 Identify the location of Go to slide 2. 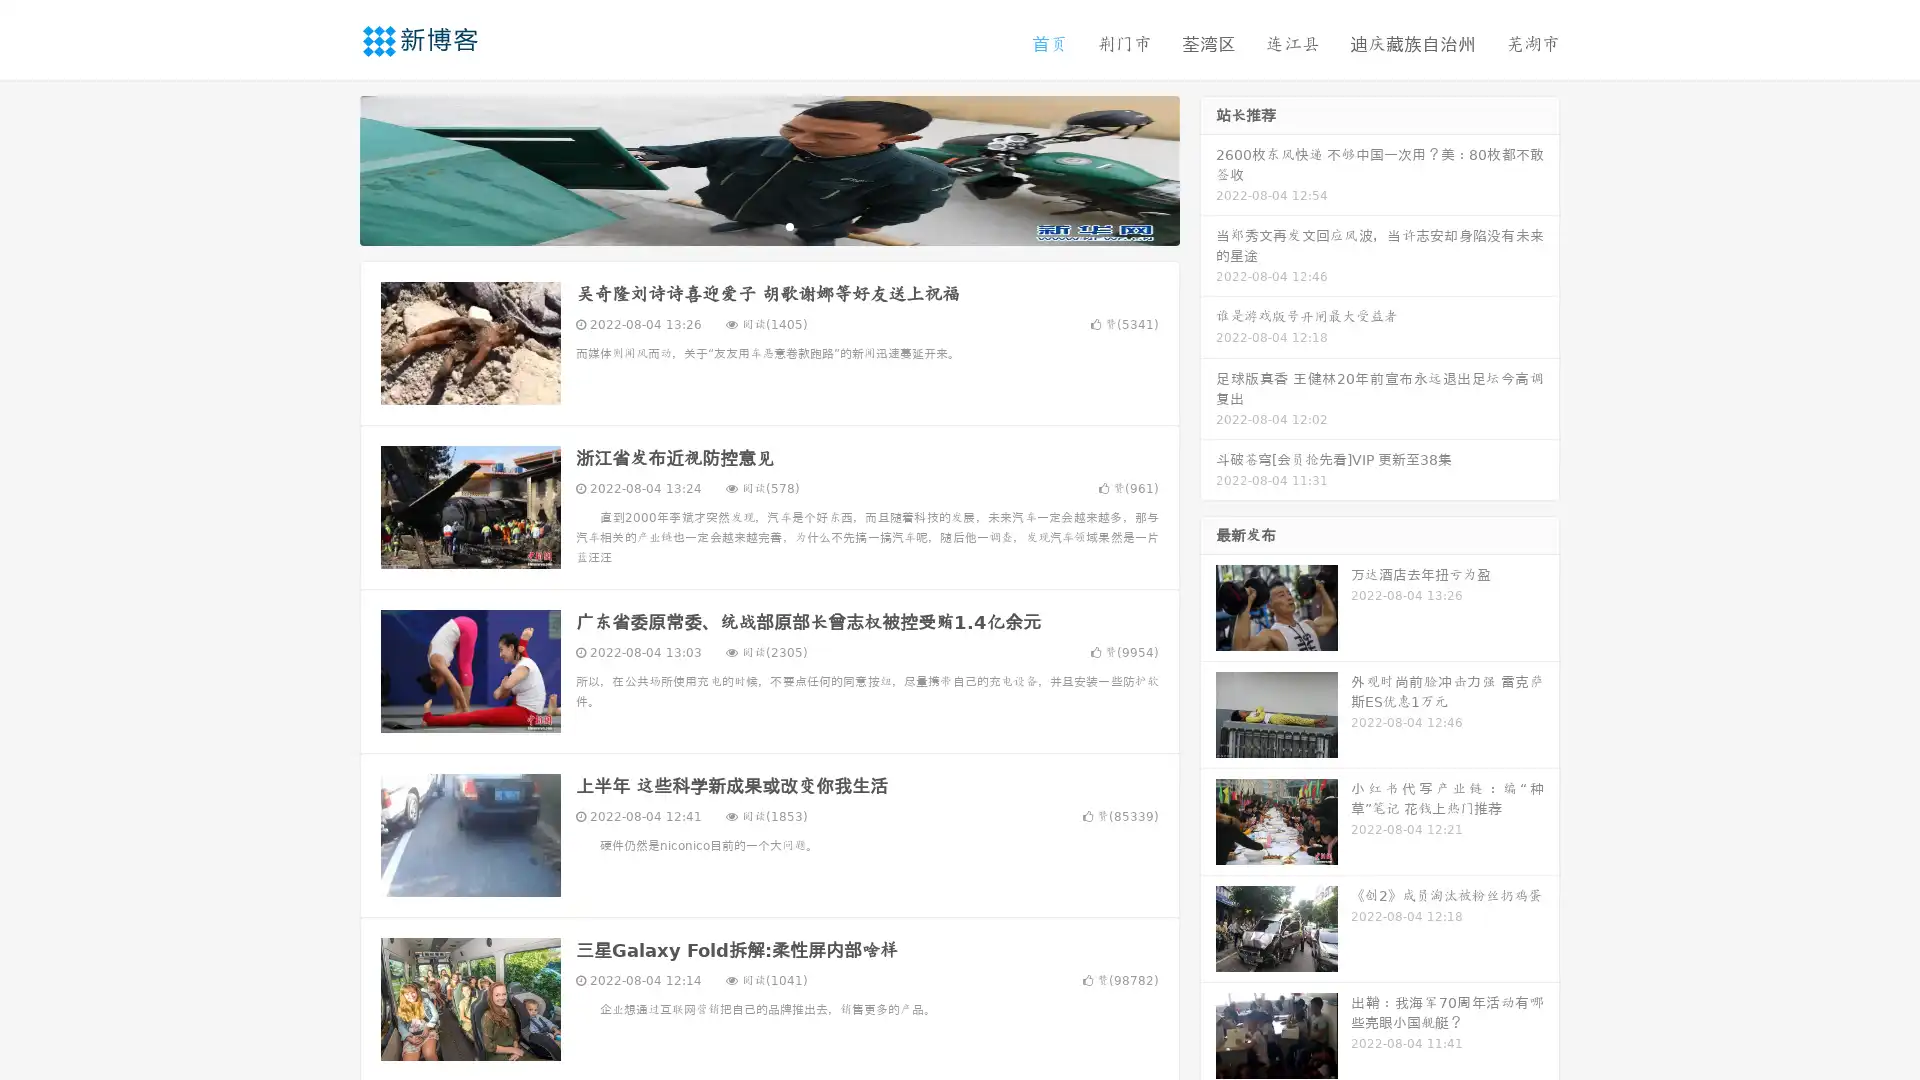
(768, 225).